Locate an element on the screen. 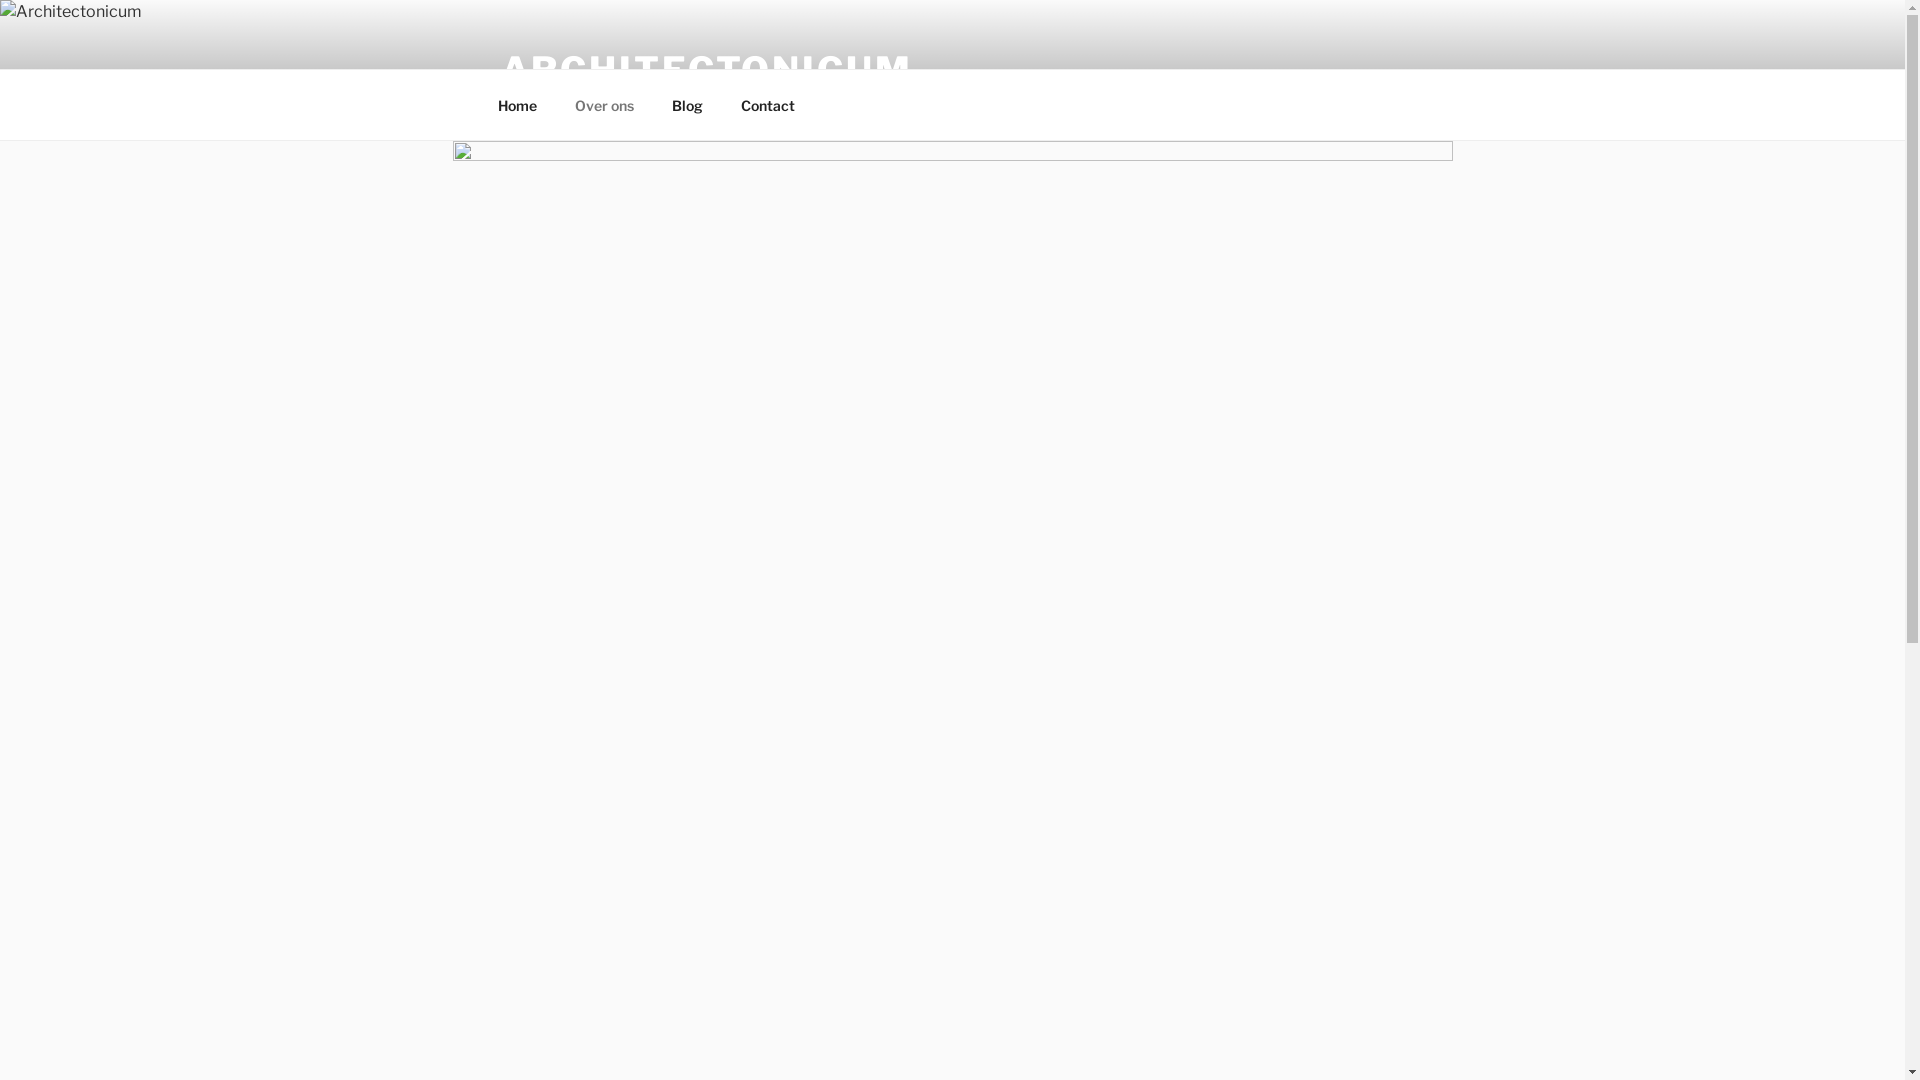 The height and width of the screenshot is (1080, 1920). 'Skip to content' is located at coordinates (0, 0).